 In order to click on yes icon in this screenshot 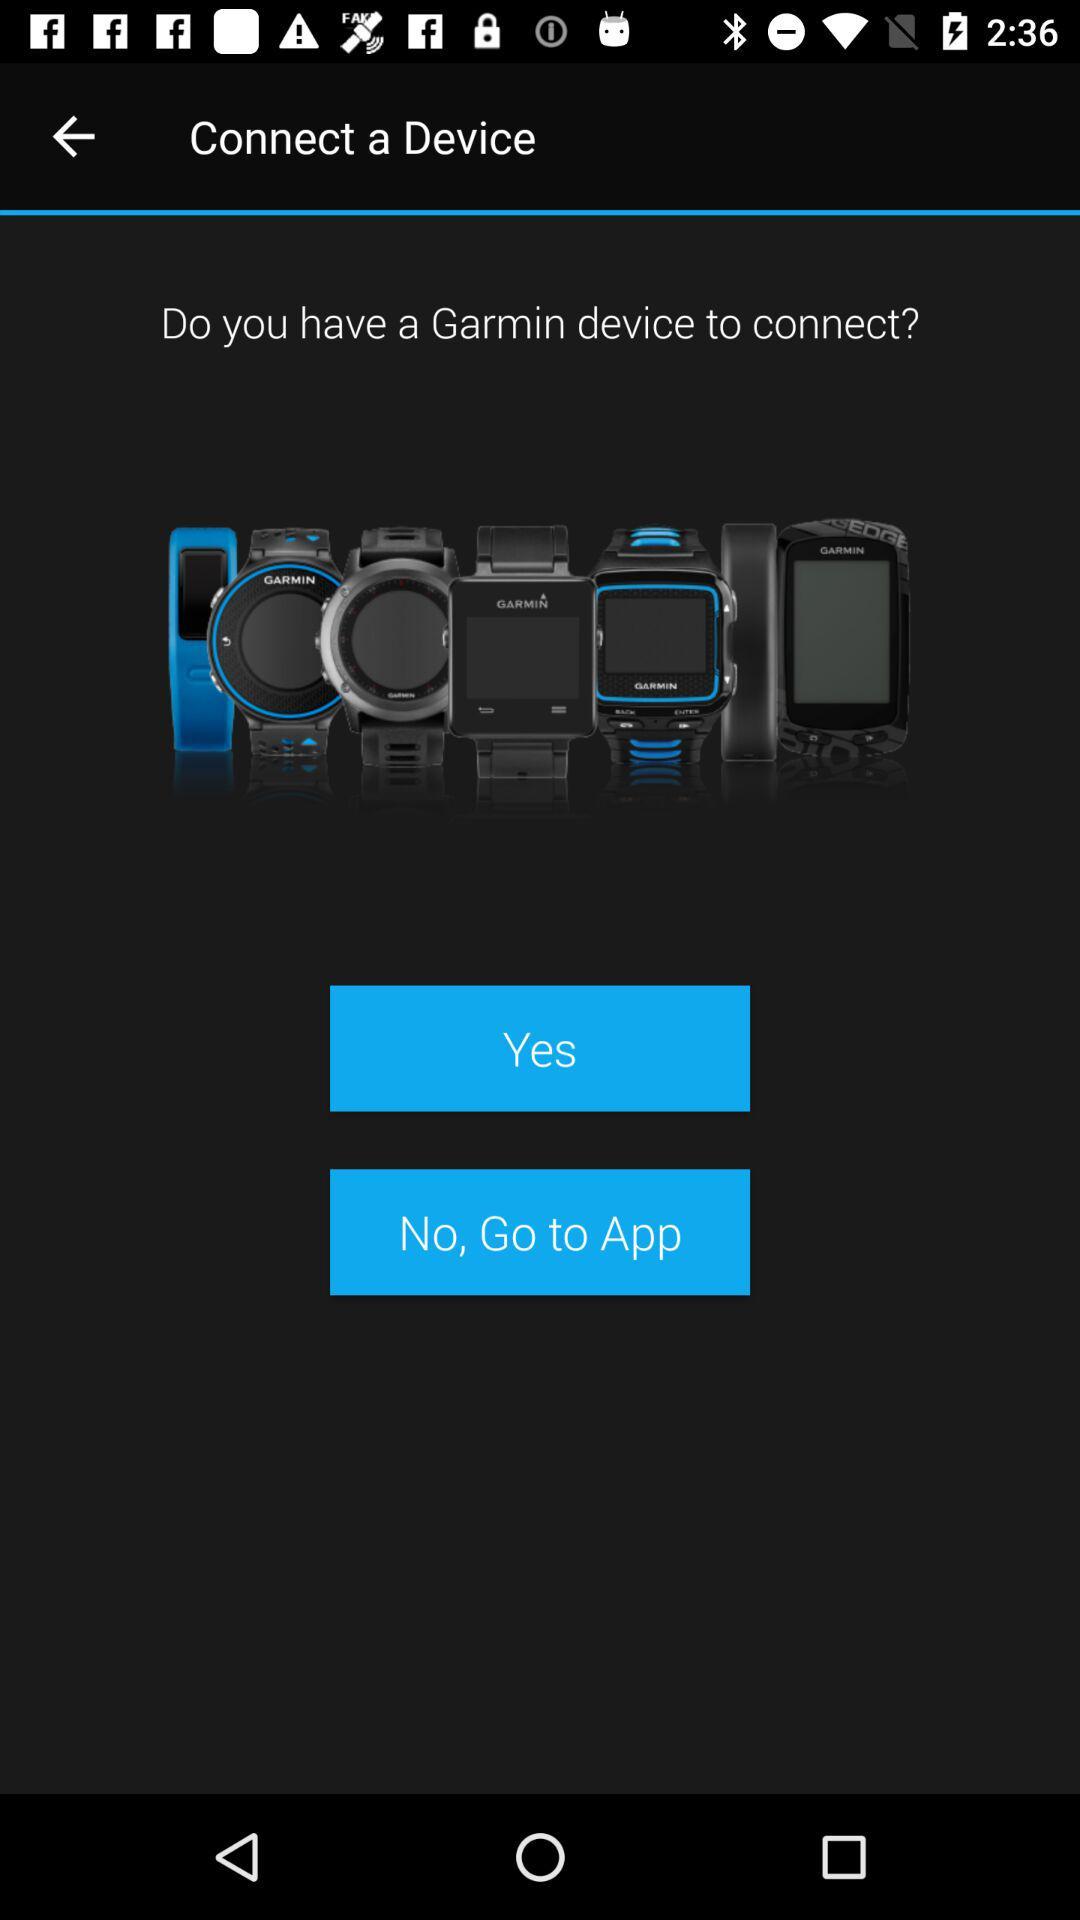, I will do `click(540, 1047)`.